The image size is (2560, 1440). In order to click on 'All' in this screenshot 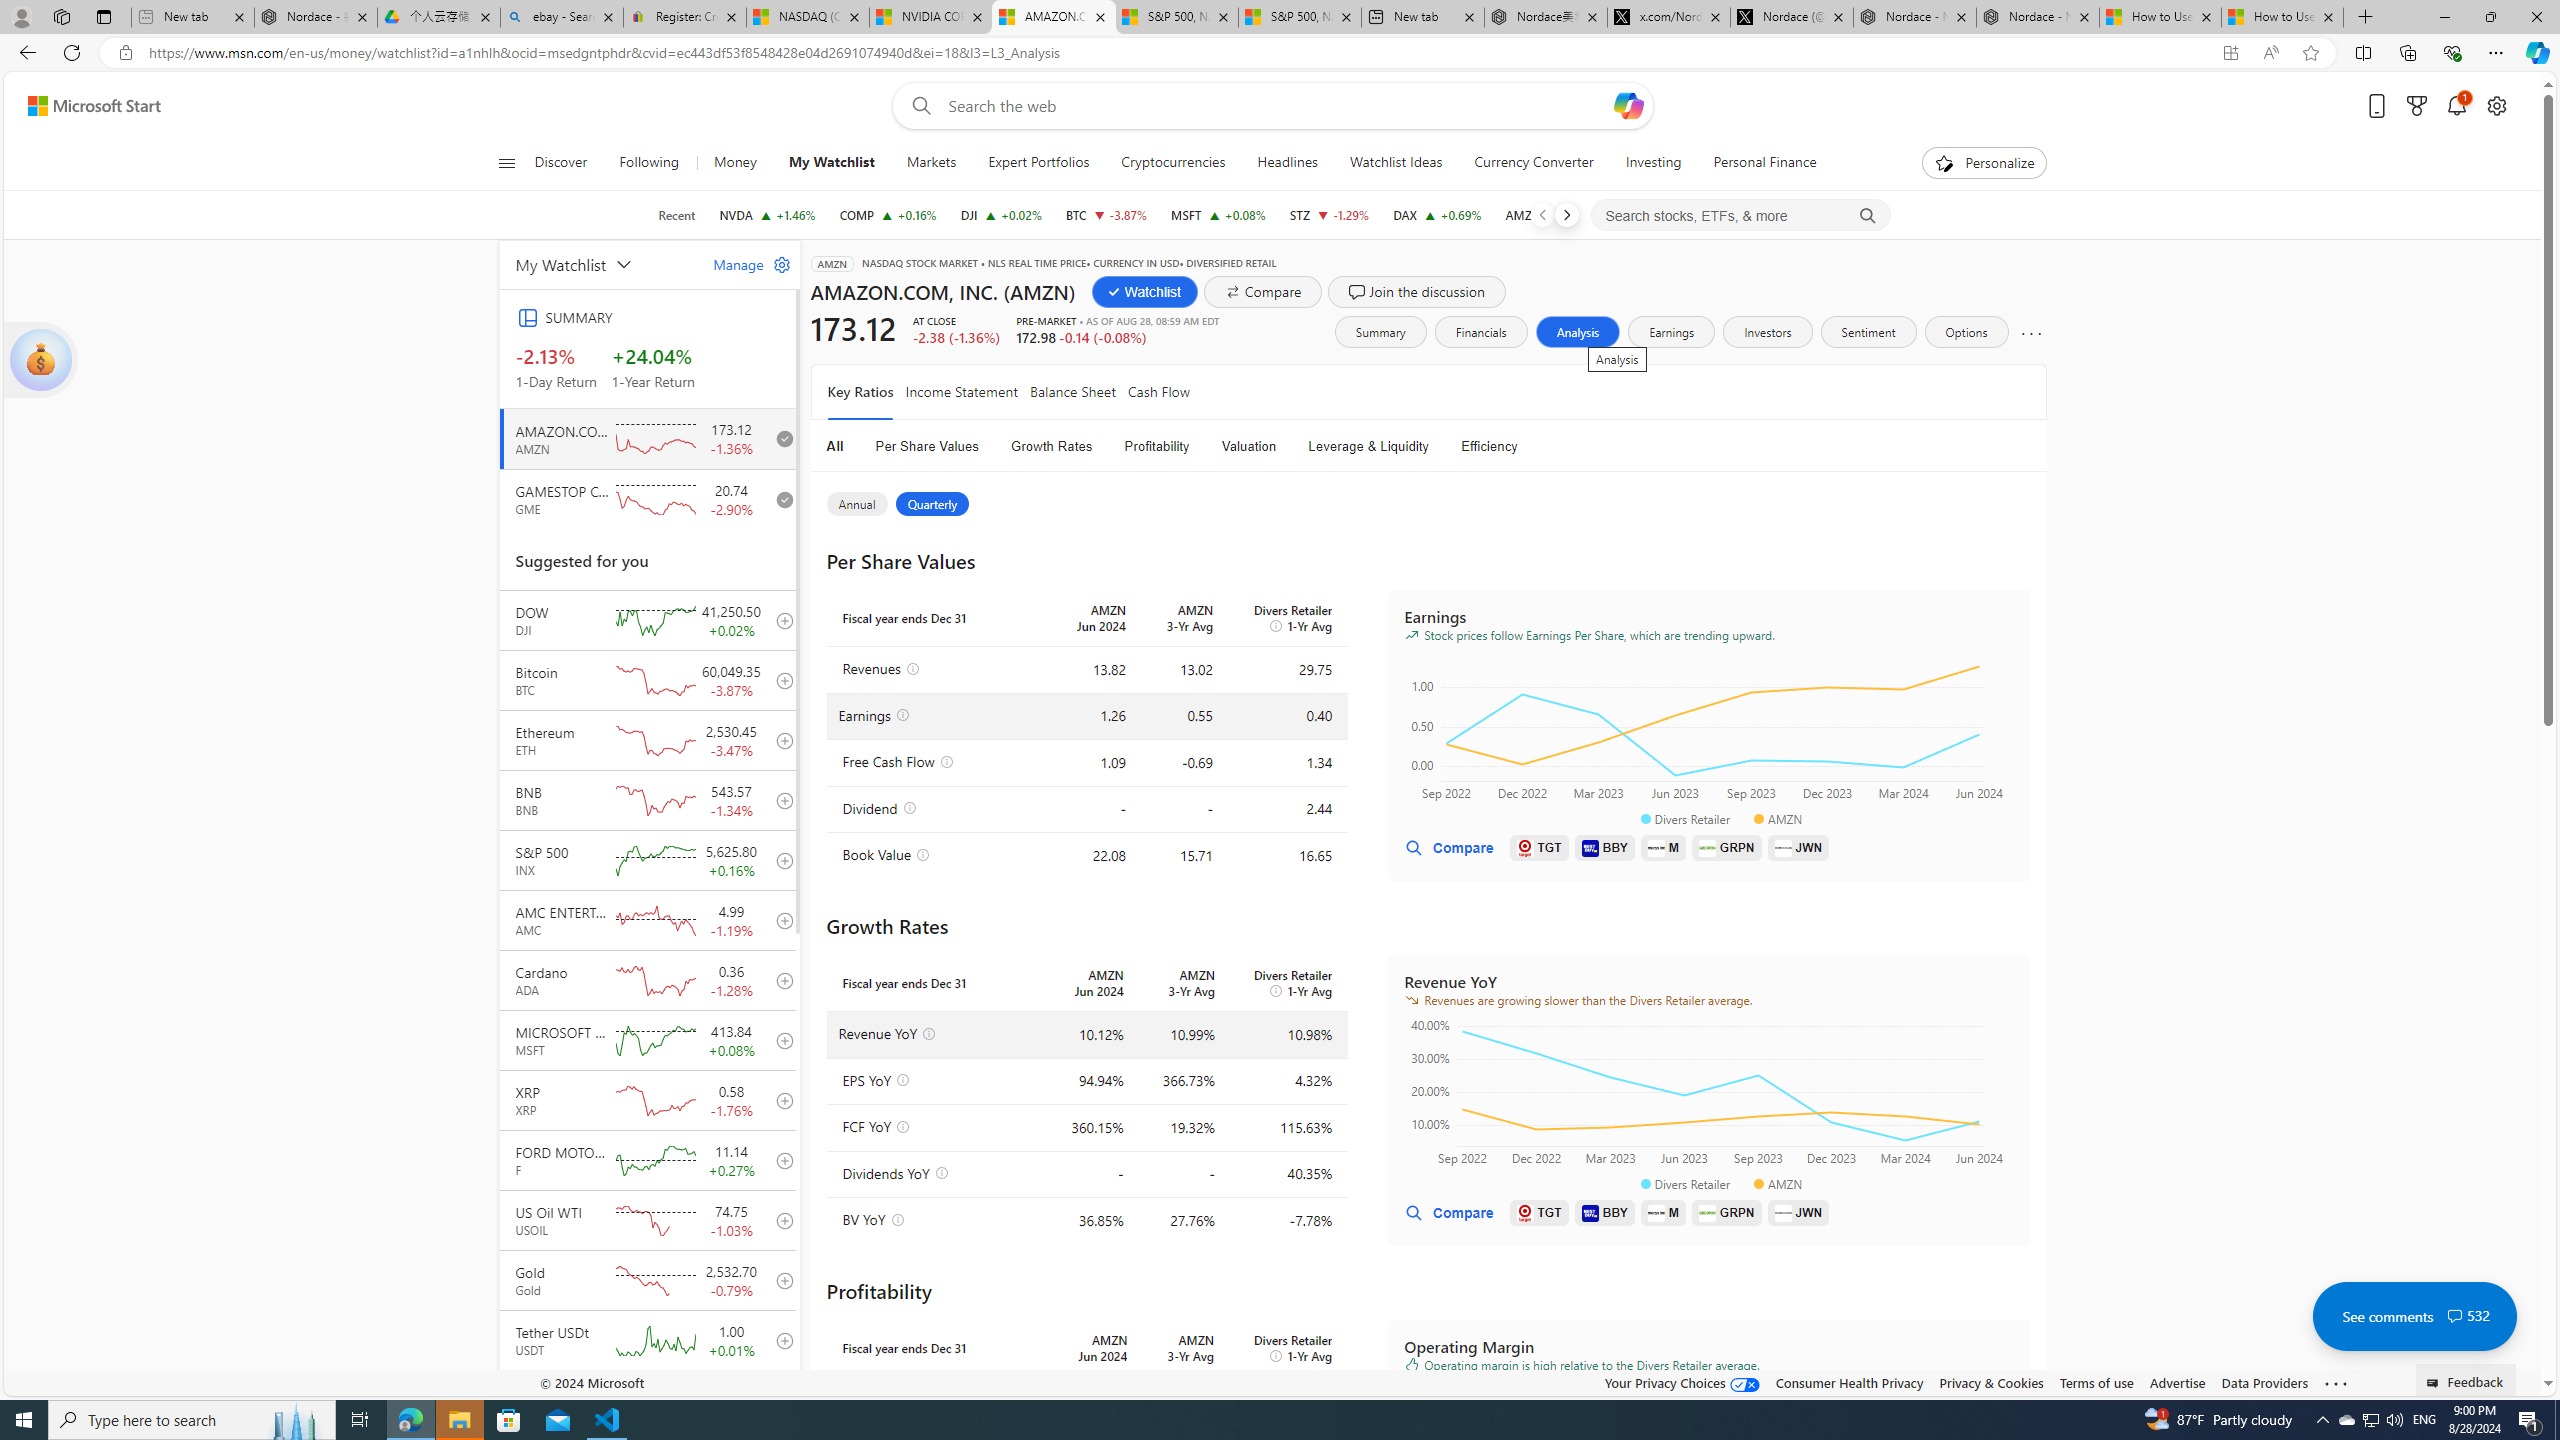, I will do `click(835, 445)`.